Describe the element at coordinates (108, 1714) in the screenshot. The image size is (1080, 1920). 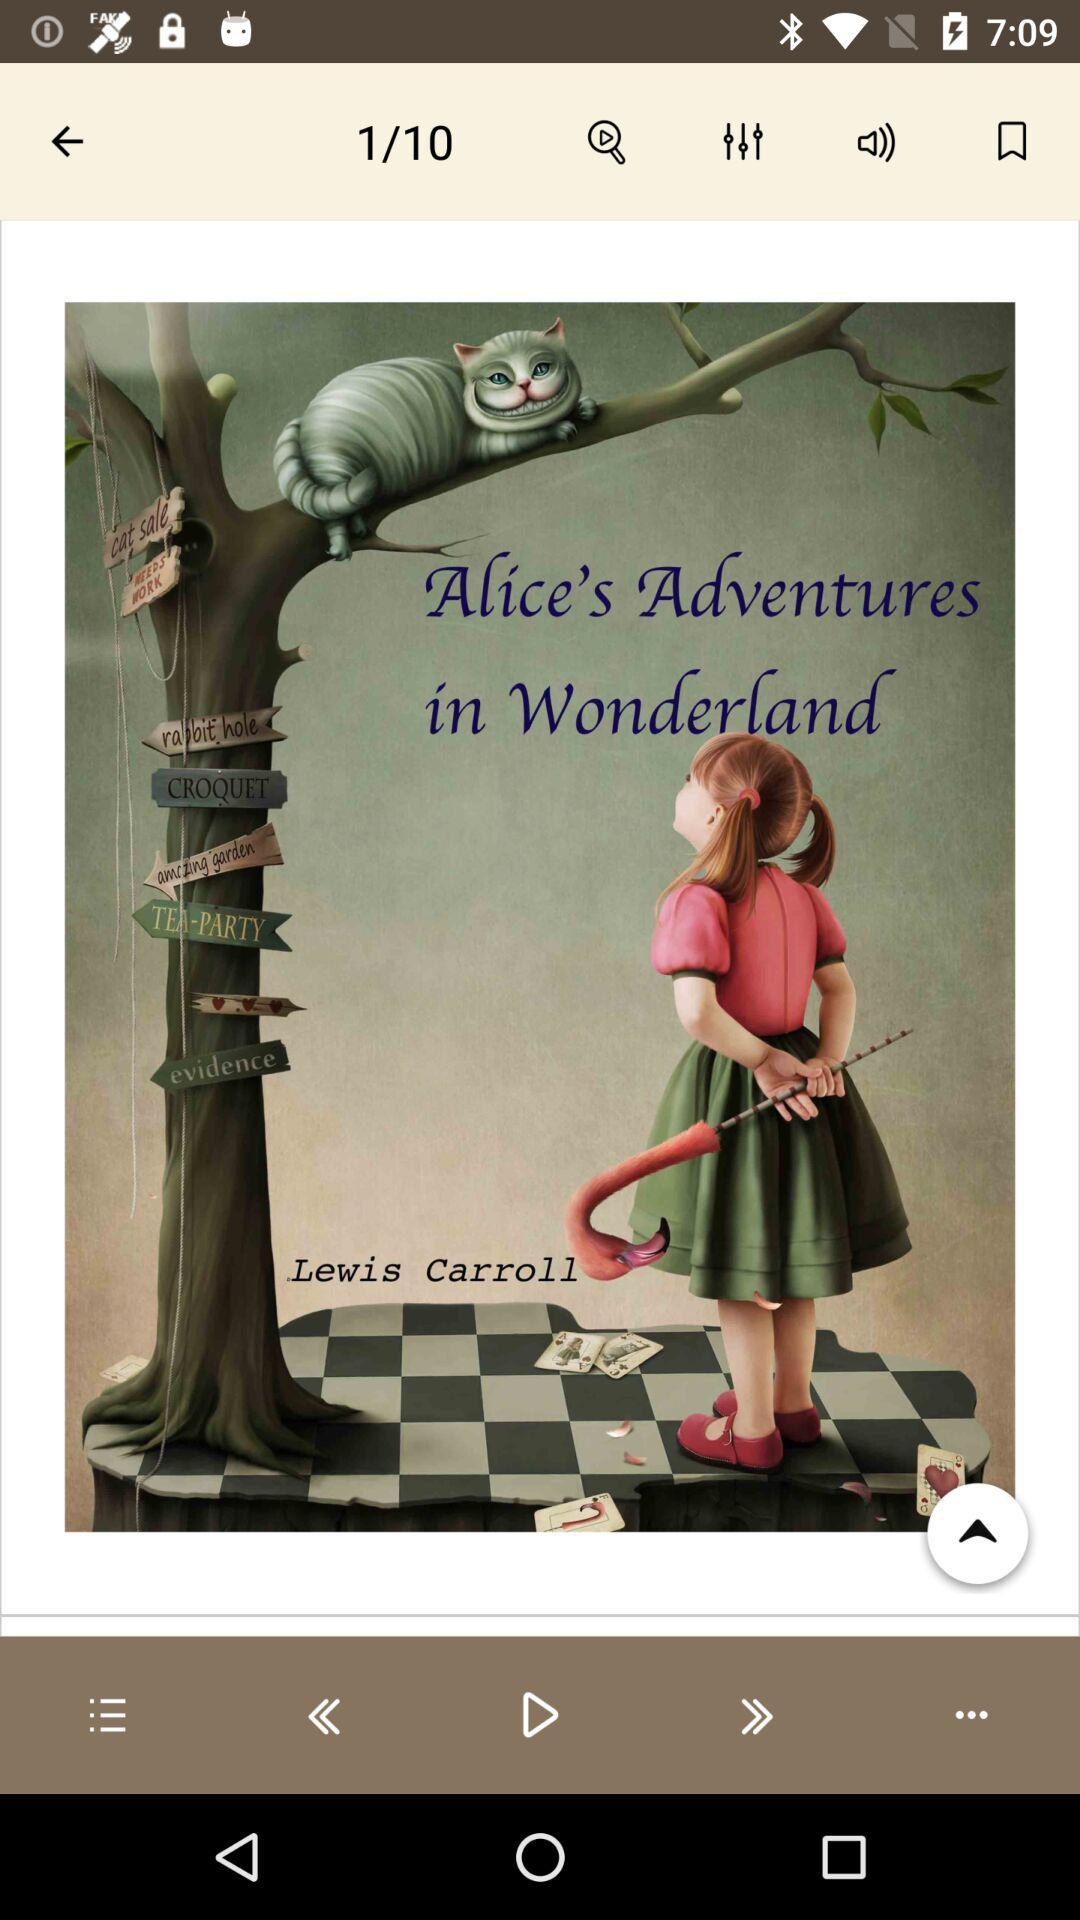
I see `menu` at that location.